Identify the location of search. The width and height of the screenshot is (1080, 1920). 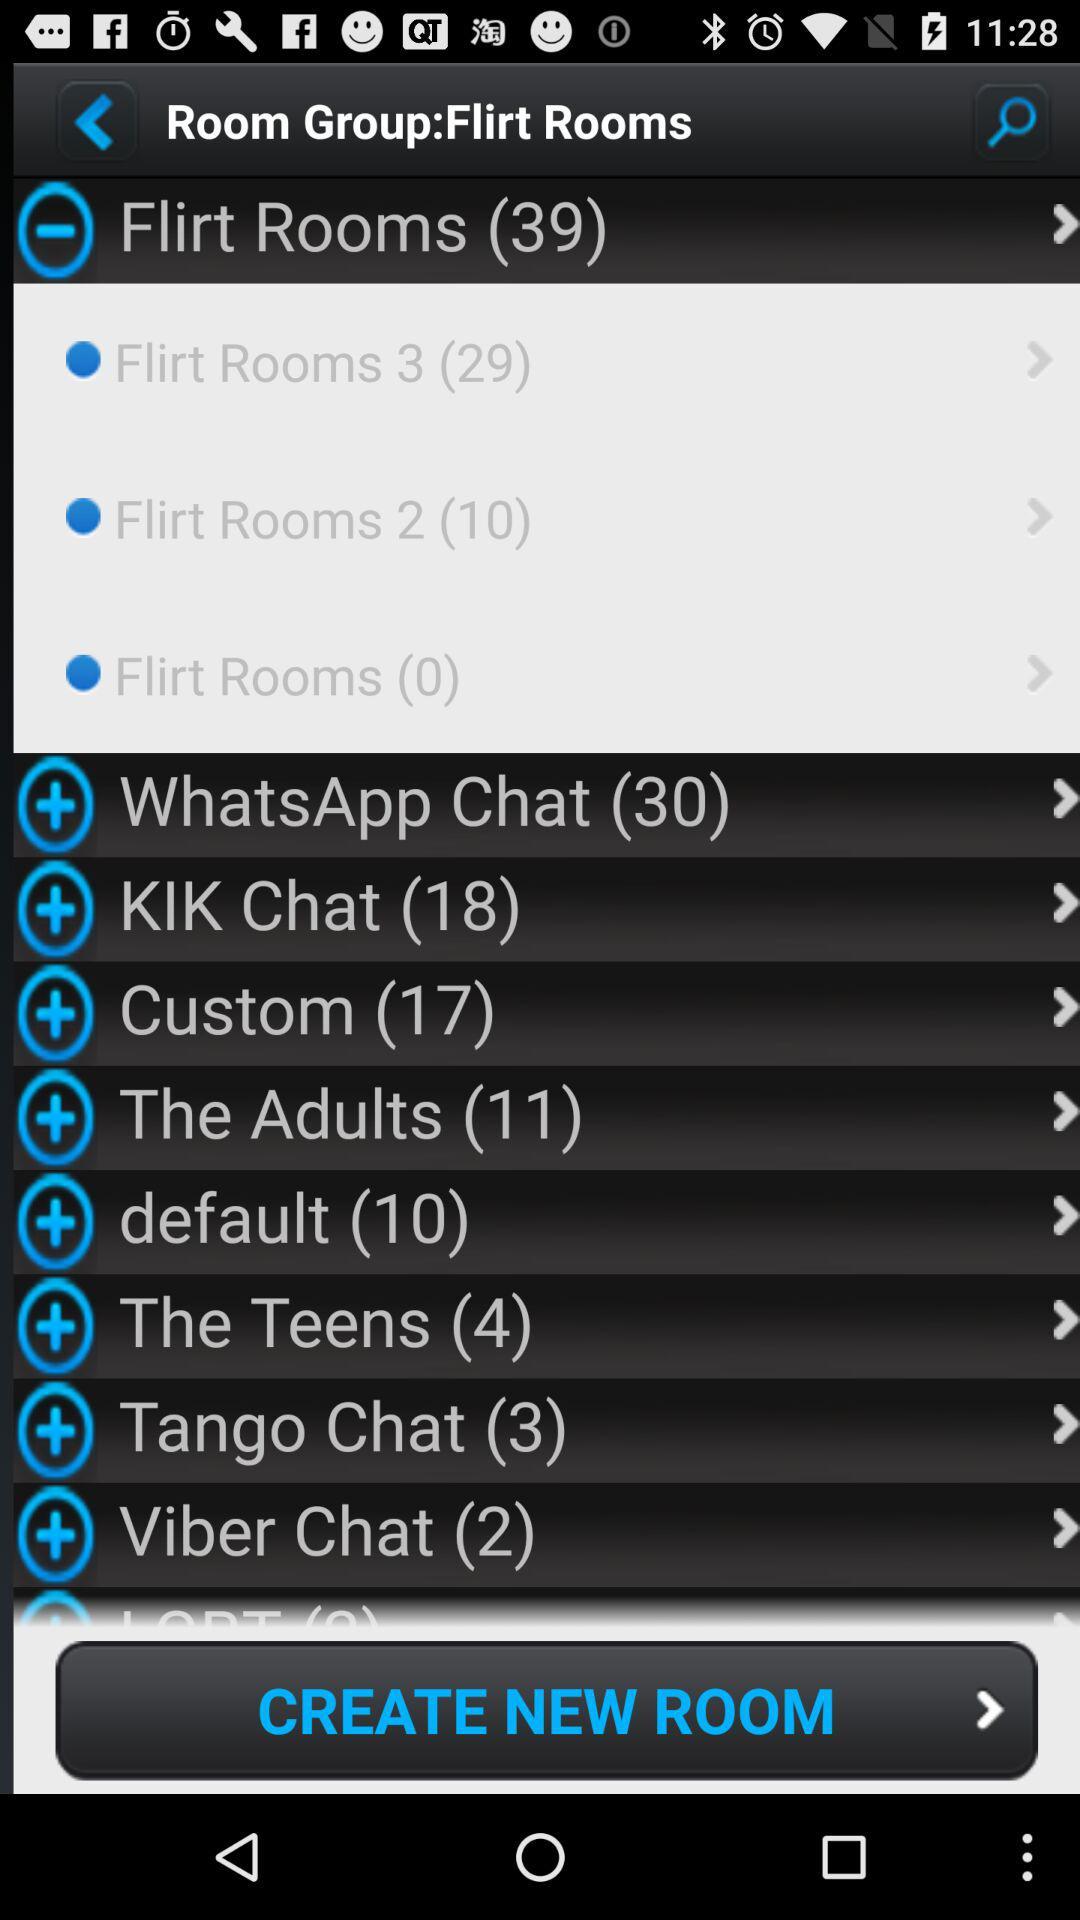
(1011, 119).